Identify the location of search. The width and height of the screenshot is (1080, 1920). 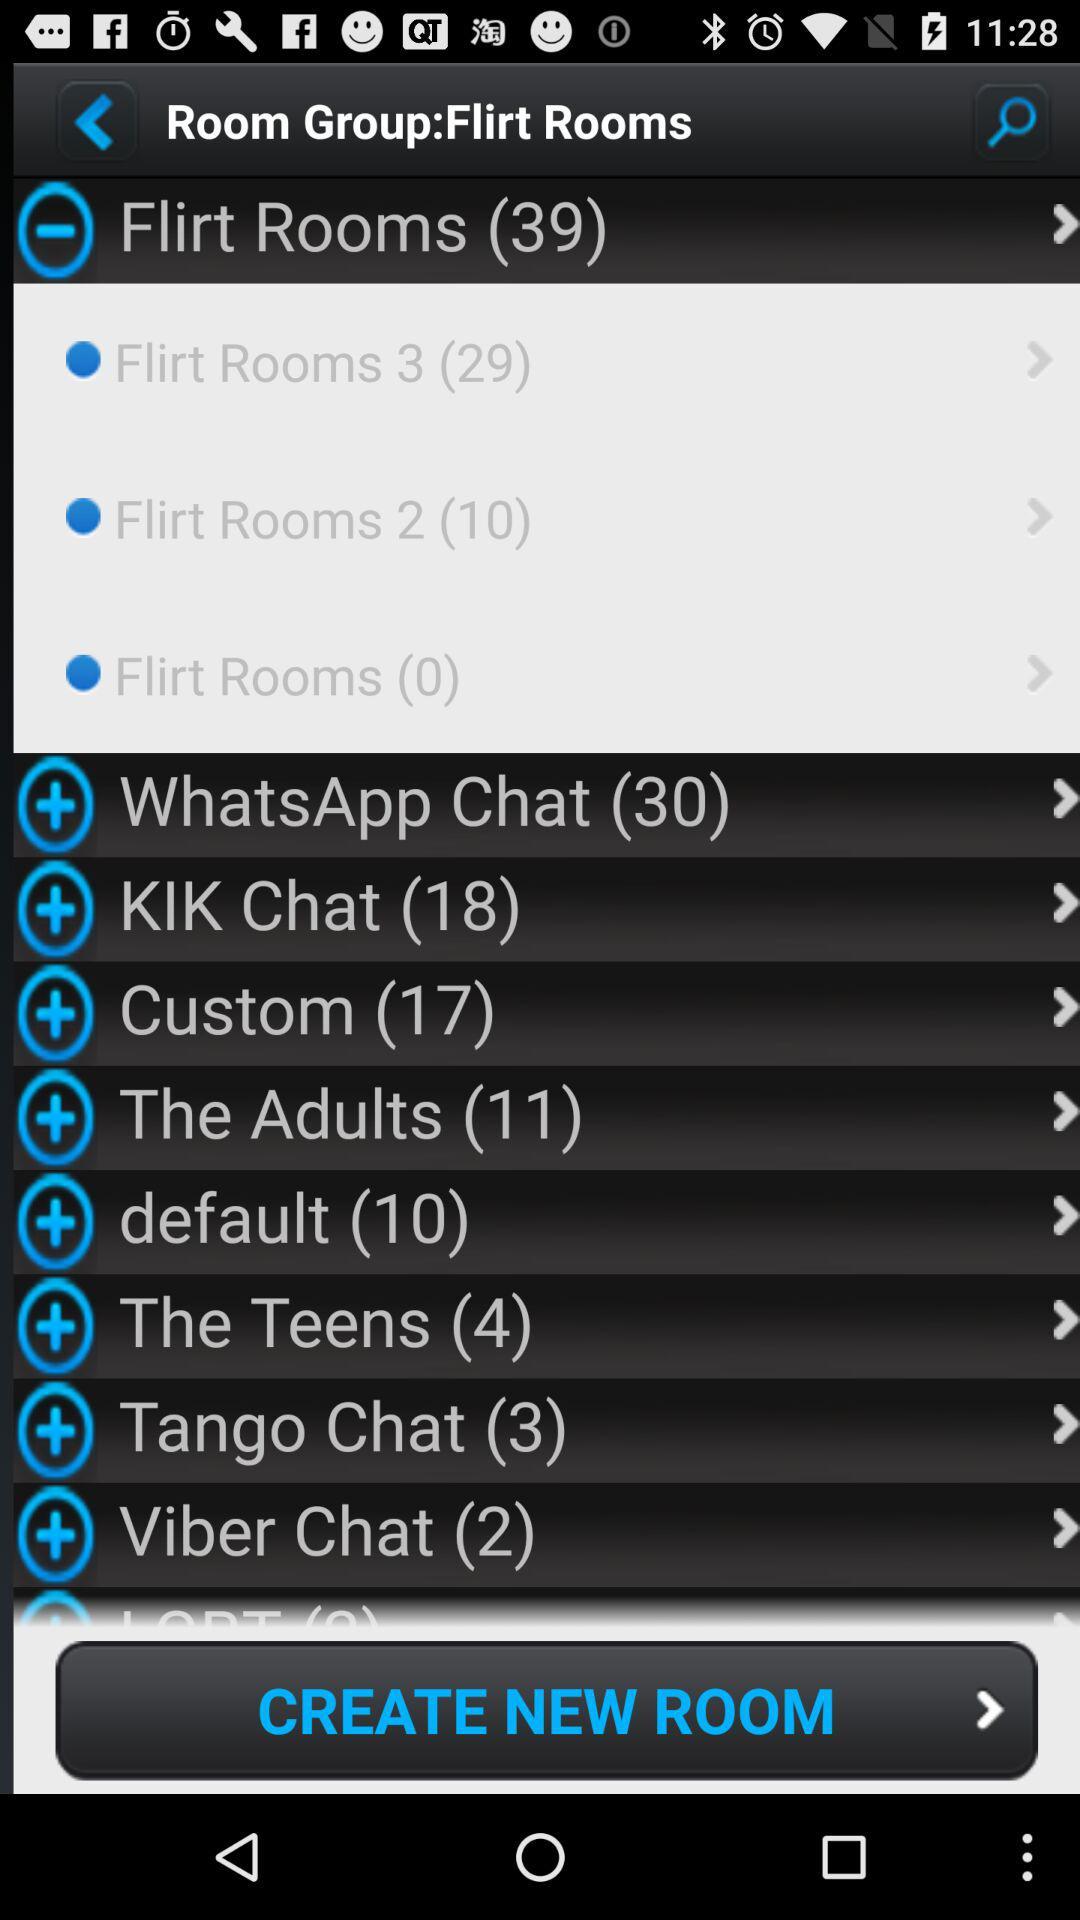
(1011, 119).